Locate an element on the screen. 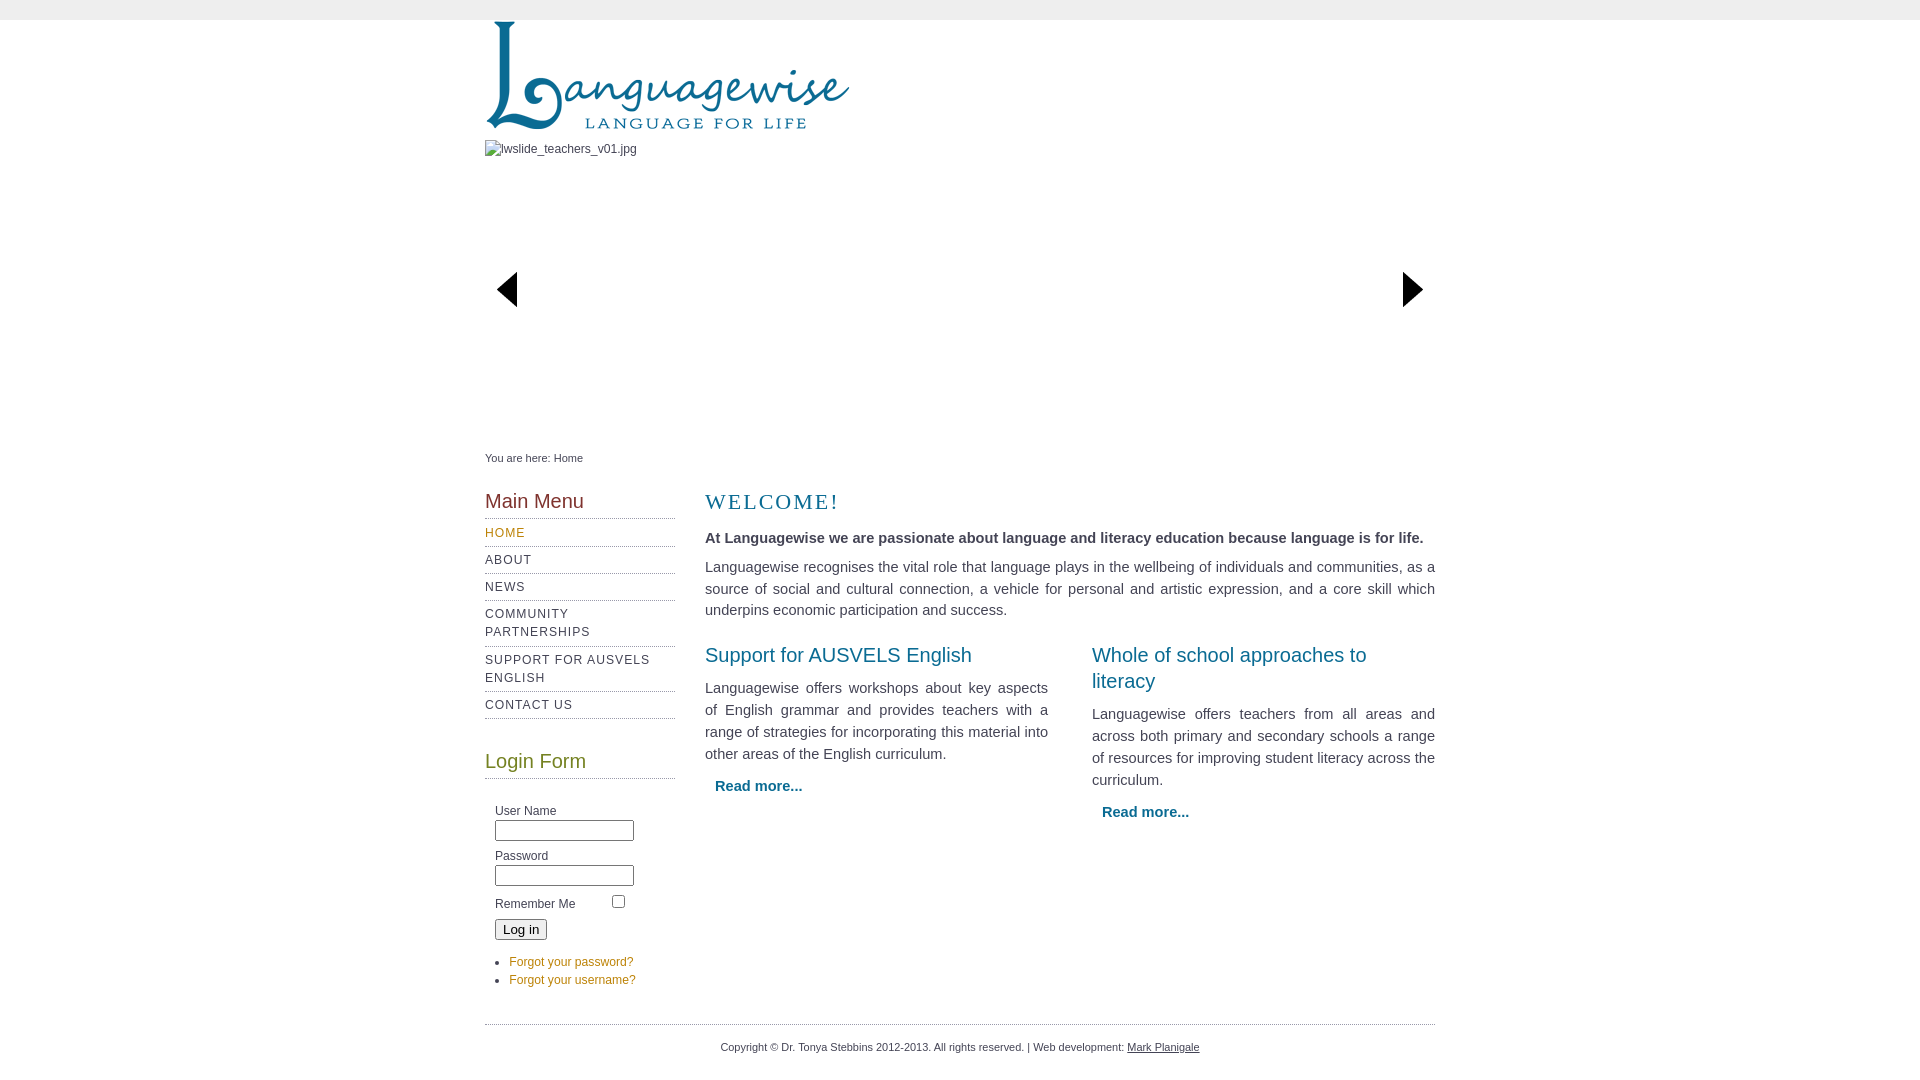 The image size is (1920, 1080). 'Read more...' is located at coordinates (1146, 812).